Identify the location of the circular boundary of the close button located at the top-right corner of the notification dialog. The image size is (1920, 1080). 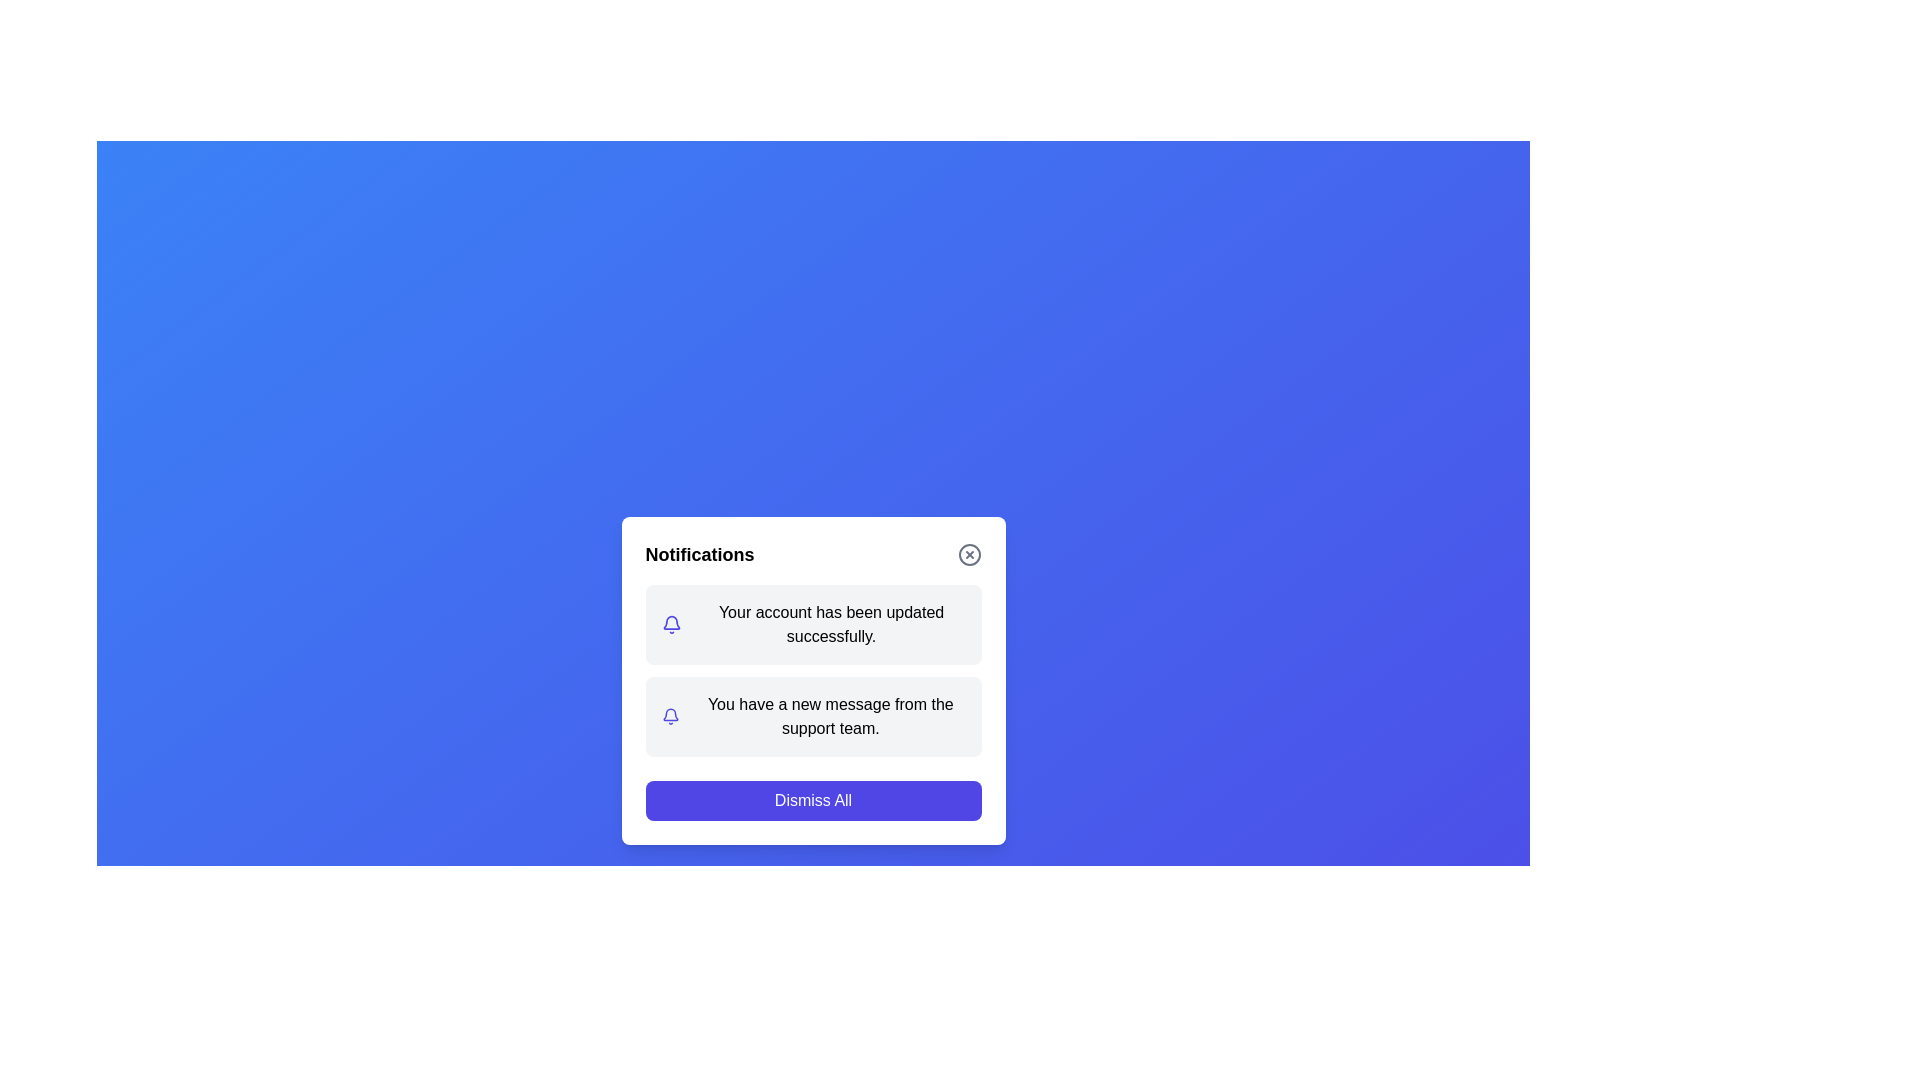
(969, 555).